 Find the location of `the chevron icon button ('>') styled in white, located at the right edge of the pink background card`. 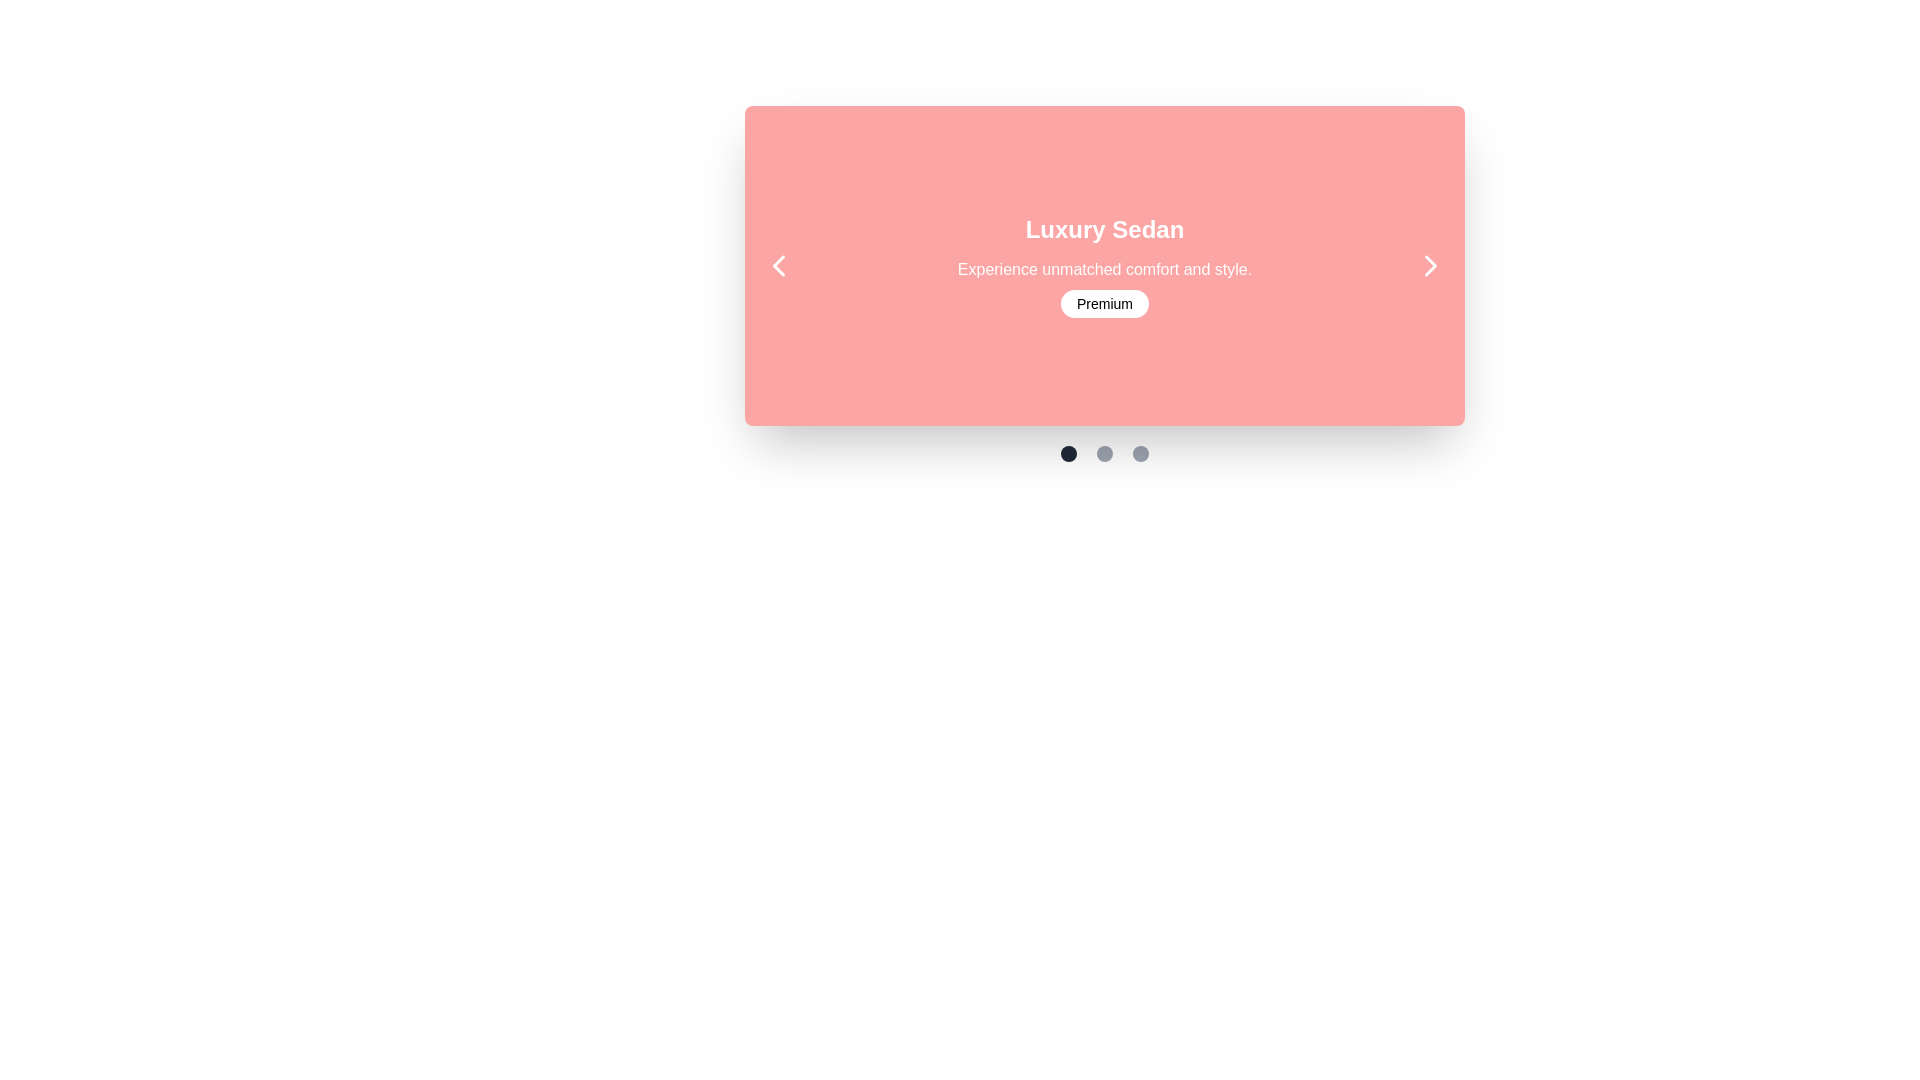

the chevron icon button ('>') styled in white, located at the right edge of the pink background card is located at coordinates (1429, 265).